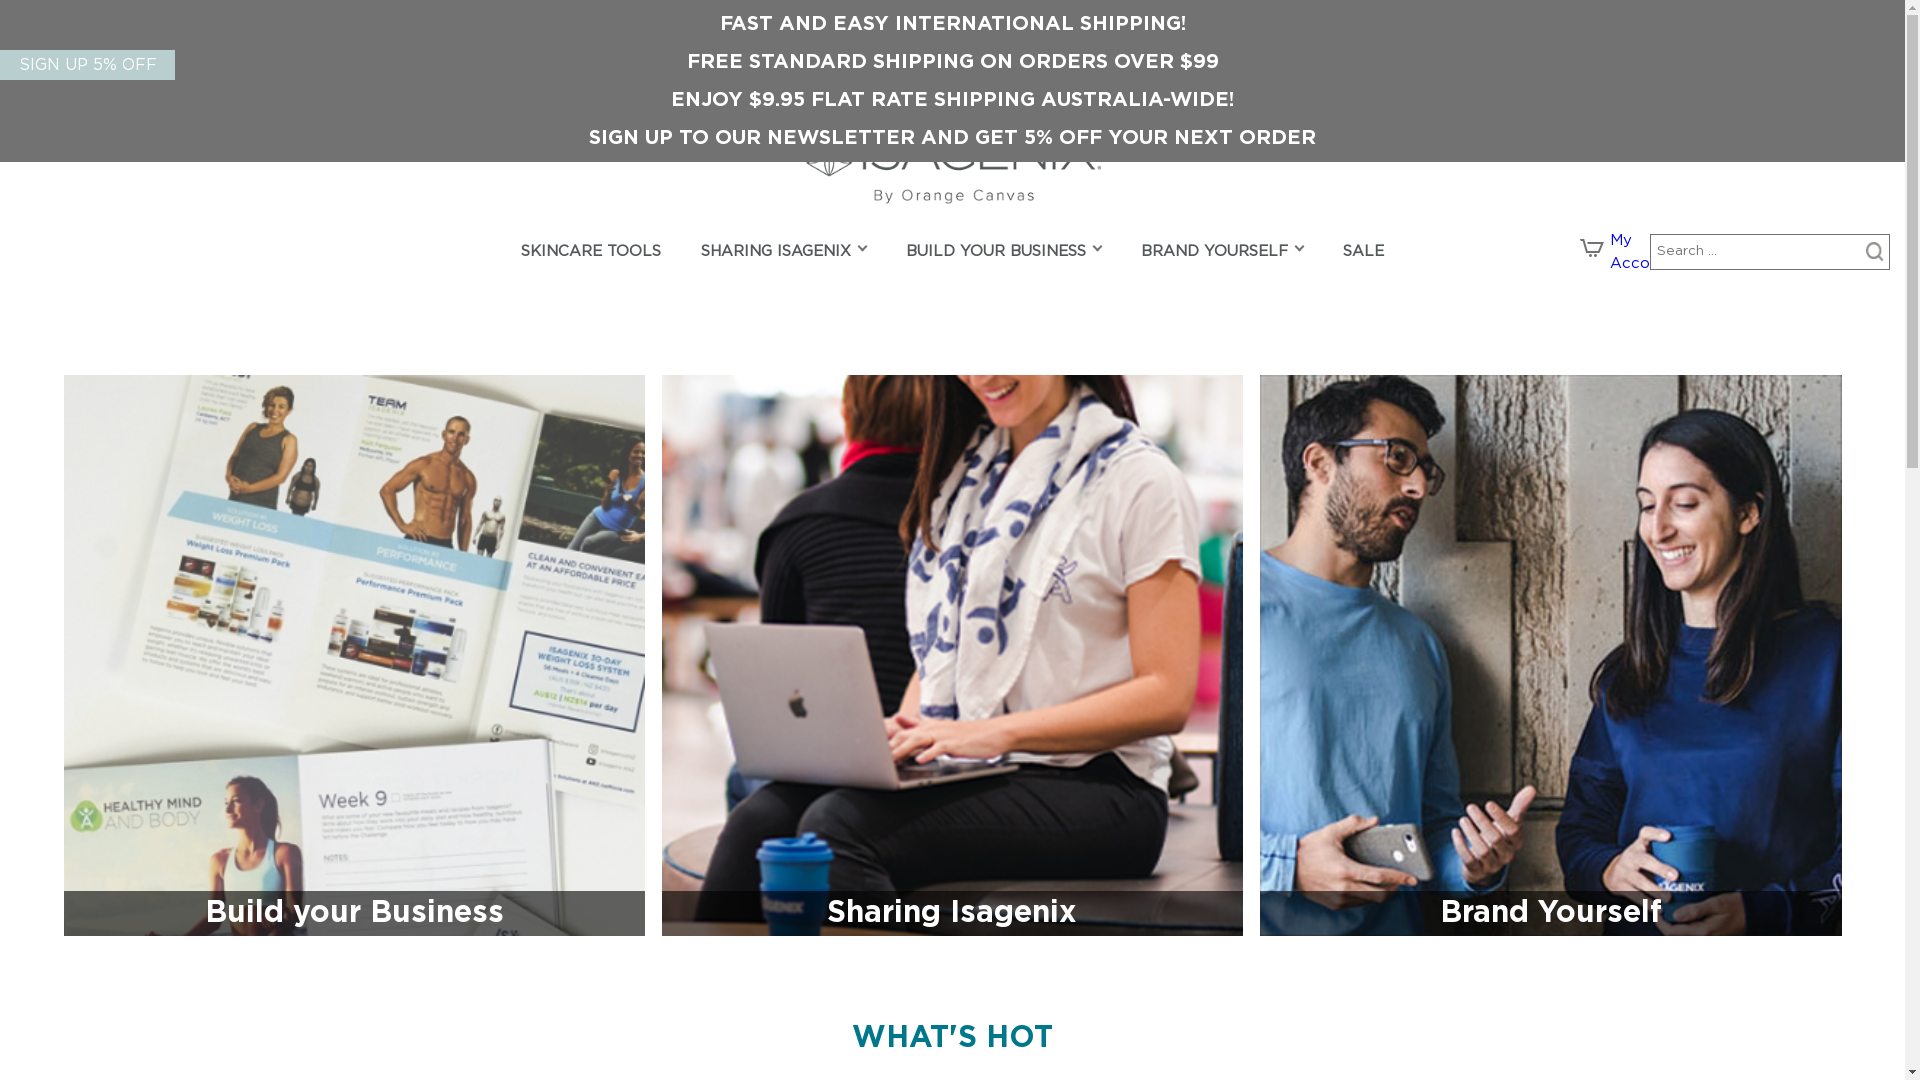 This screenshot has width=1920, height=1080. Describe the element at coordinates (1343, 253) in the screenshot. I see `'SALE'` at that location.